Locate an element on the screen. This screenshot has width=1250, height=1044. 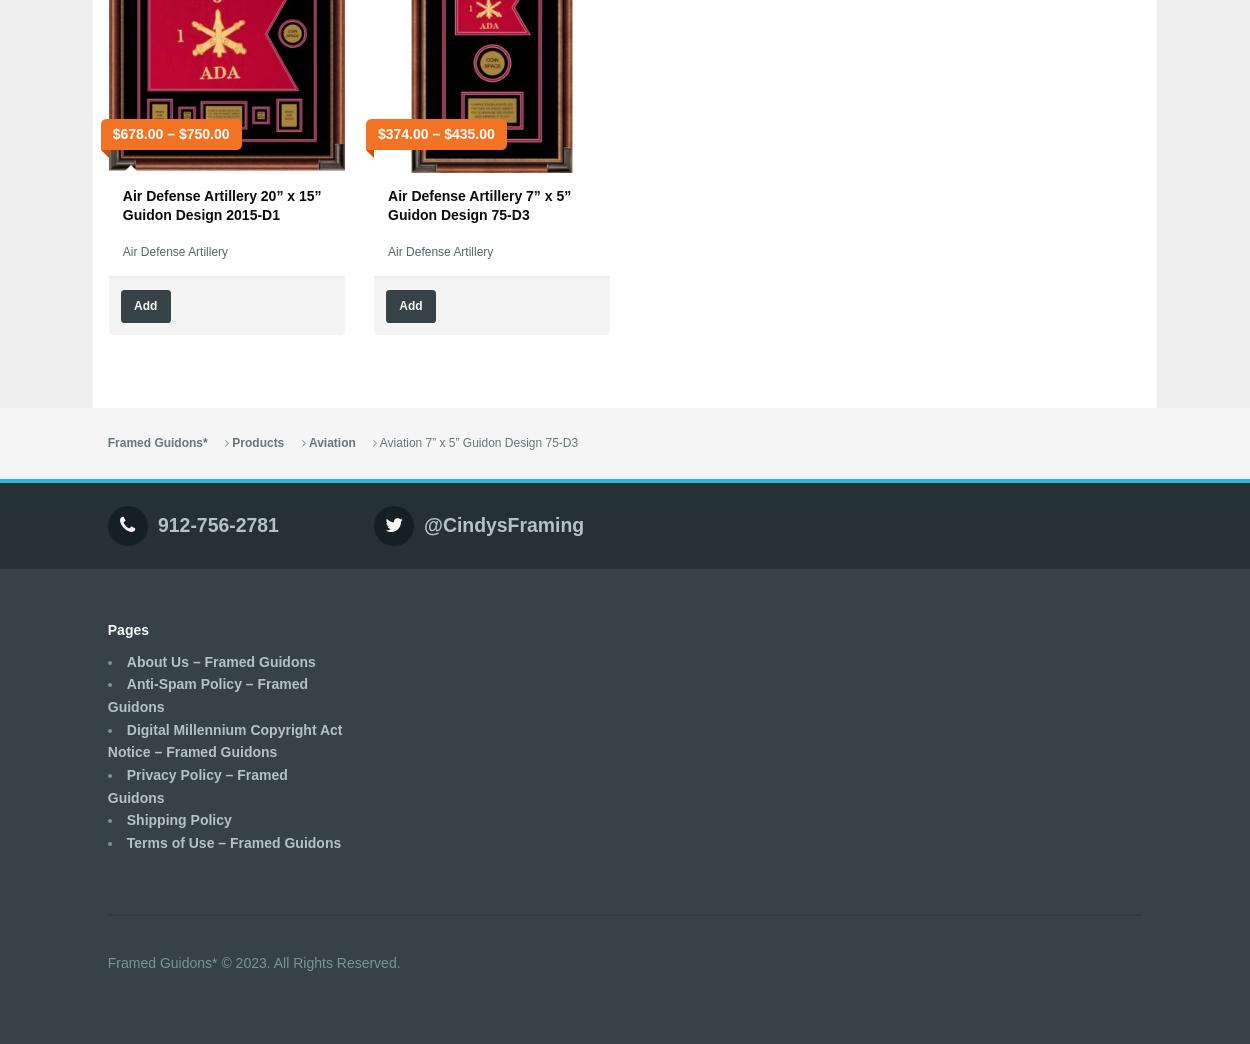
'Air Defense Artillery 7” x 5” Guidon Design 75-D3' is located at coordinates (478, 205).